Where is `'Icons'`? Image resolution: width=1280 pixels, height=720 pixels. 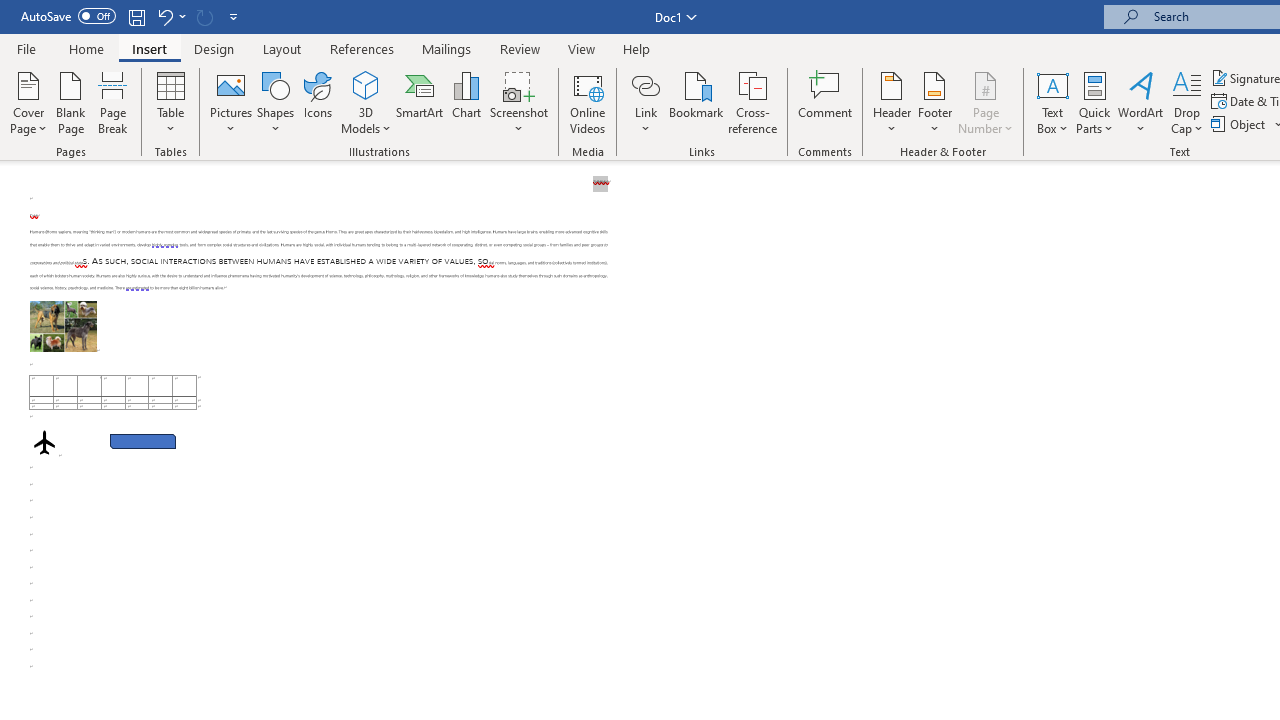 'Icons' is located at coordinates (317, 103).